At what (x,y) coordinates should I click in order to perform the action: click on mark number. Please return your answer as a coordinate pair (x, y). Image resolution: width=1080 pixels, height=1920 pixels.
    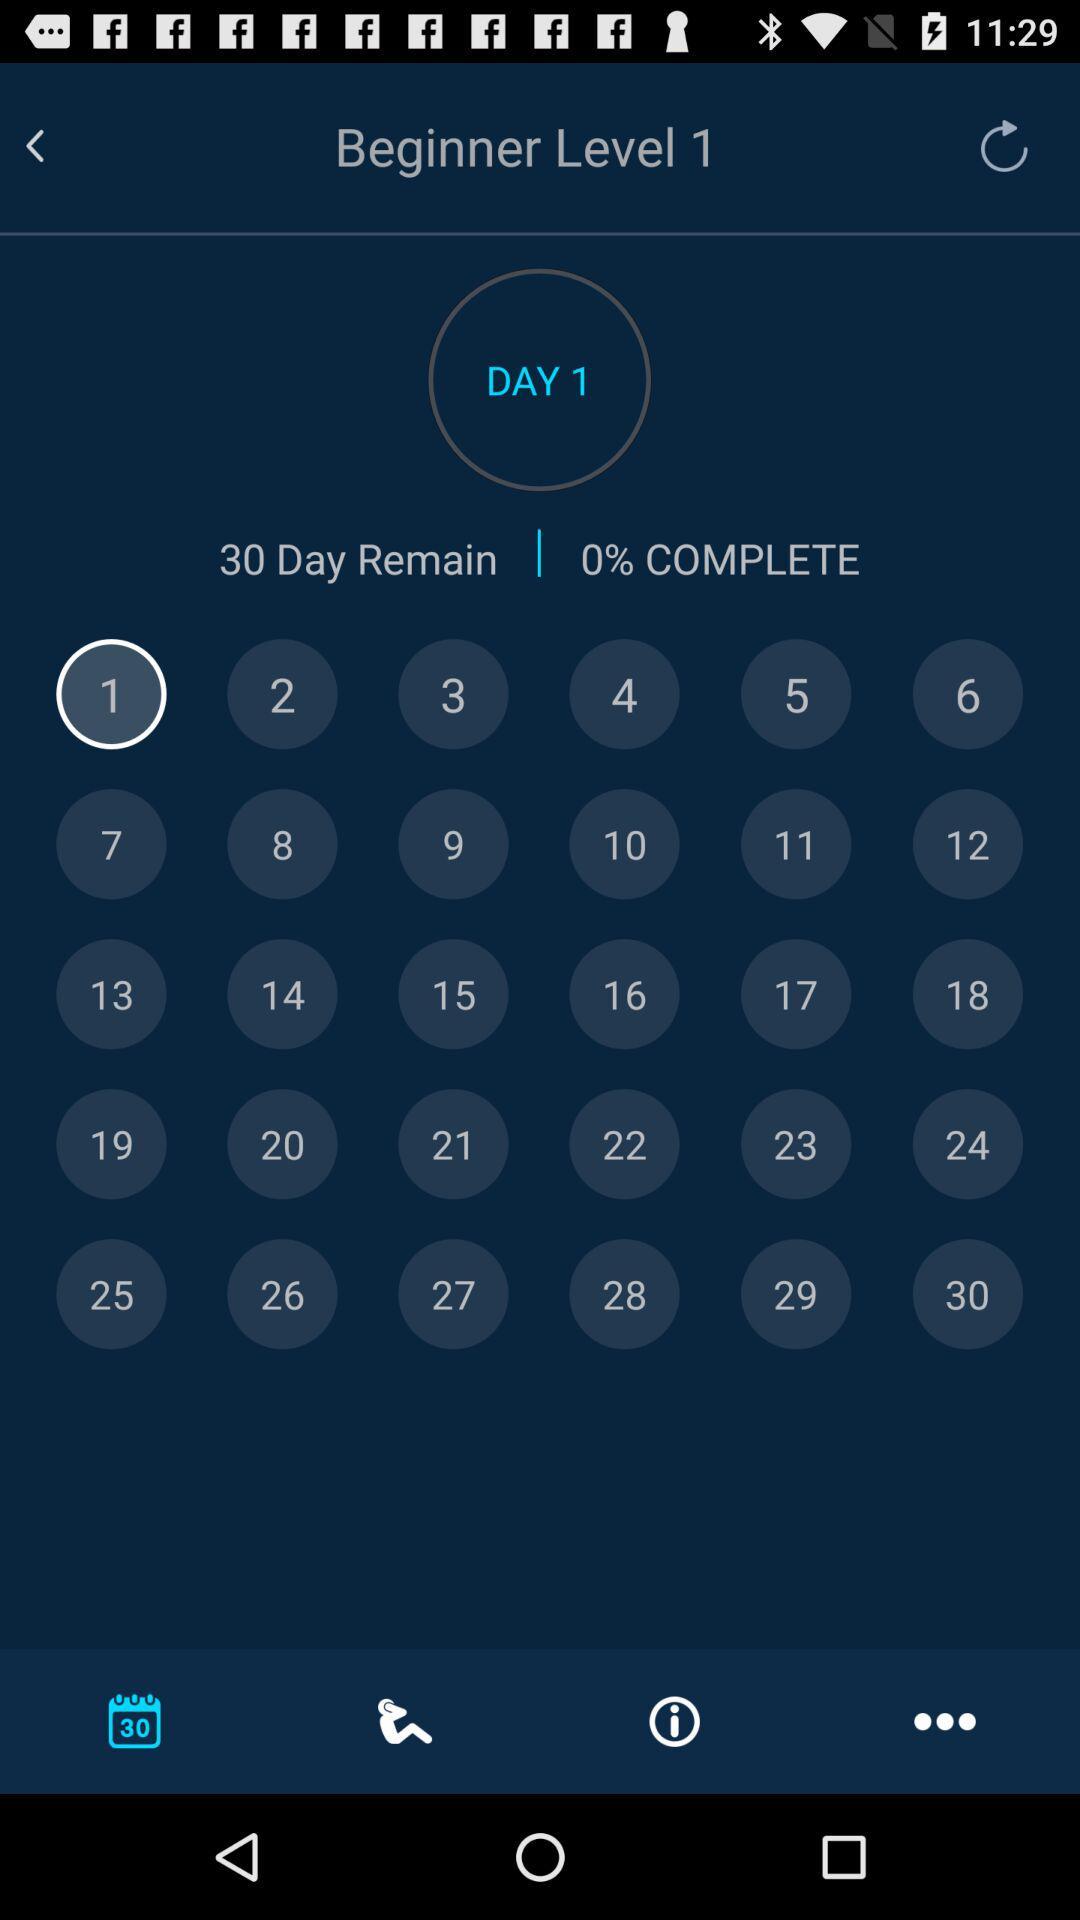
    Looking at the image, I should click on (453, 844).